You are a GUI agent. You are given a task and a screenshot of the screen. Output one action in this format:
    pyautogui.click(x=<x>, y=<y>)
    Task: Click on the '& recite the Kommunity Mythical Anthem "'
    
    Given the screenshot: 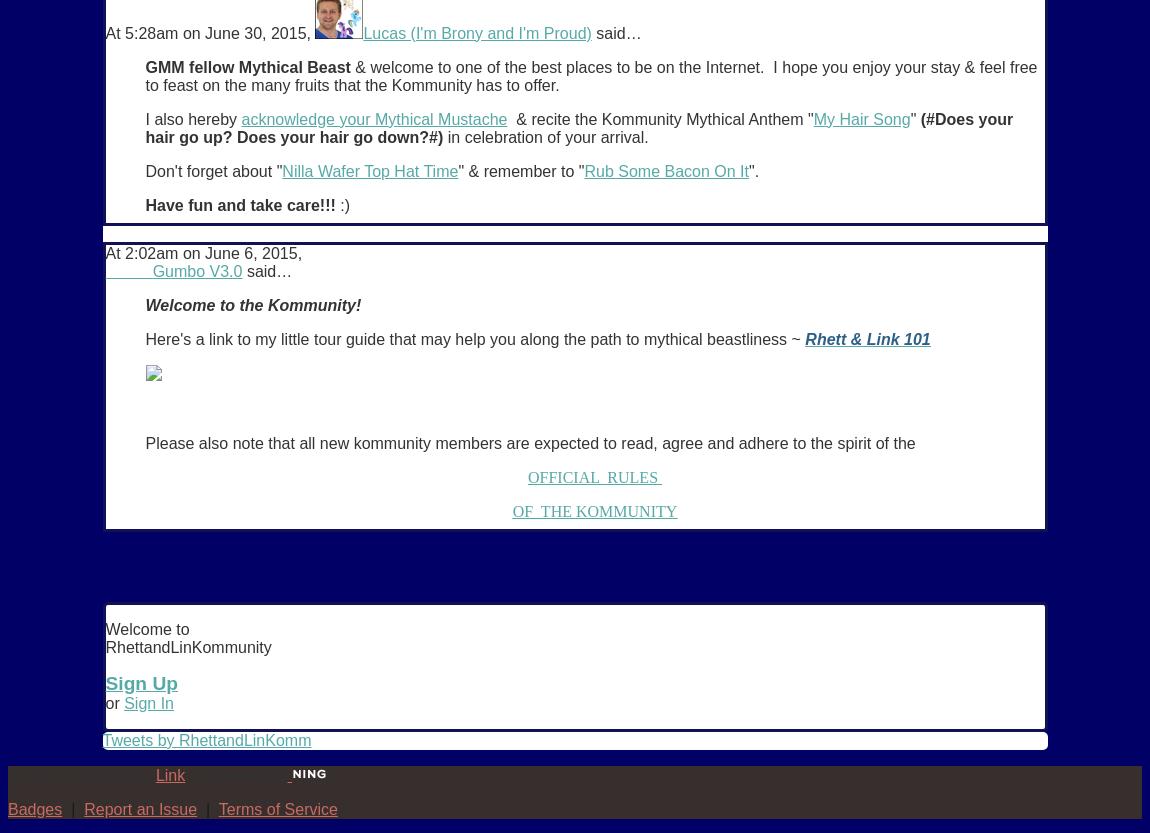 What is the action you would take?
    pyautogui.click(x=658, y=117)
    